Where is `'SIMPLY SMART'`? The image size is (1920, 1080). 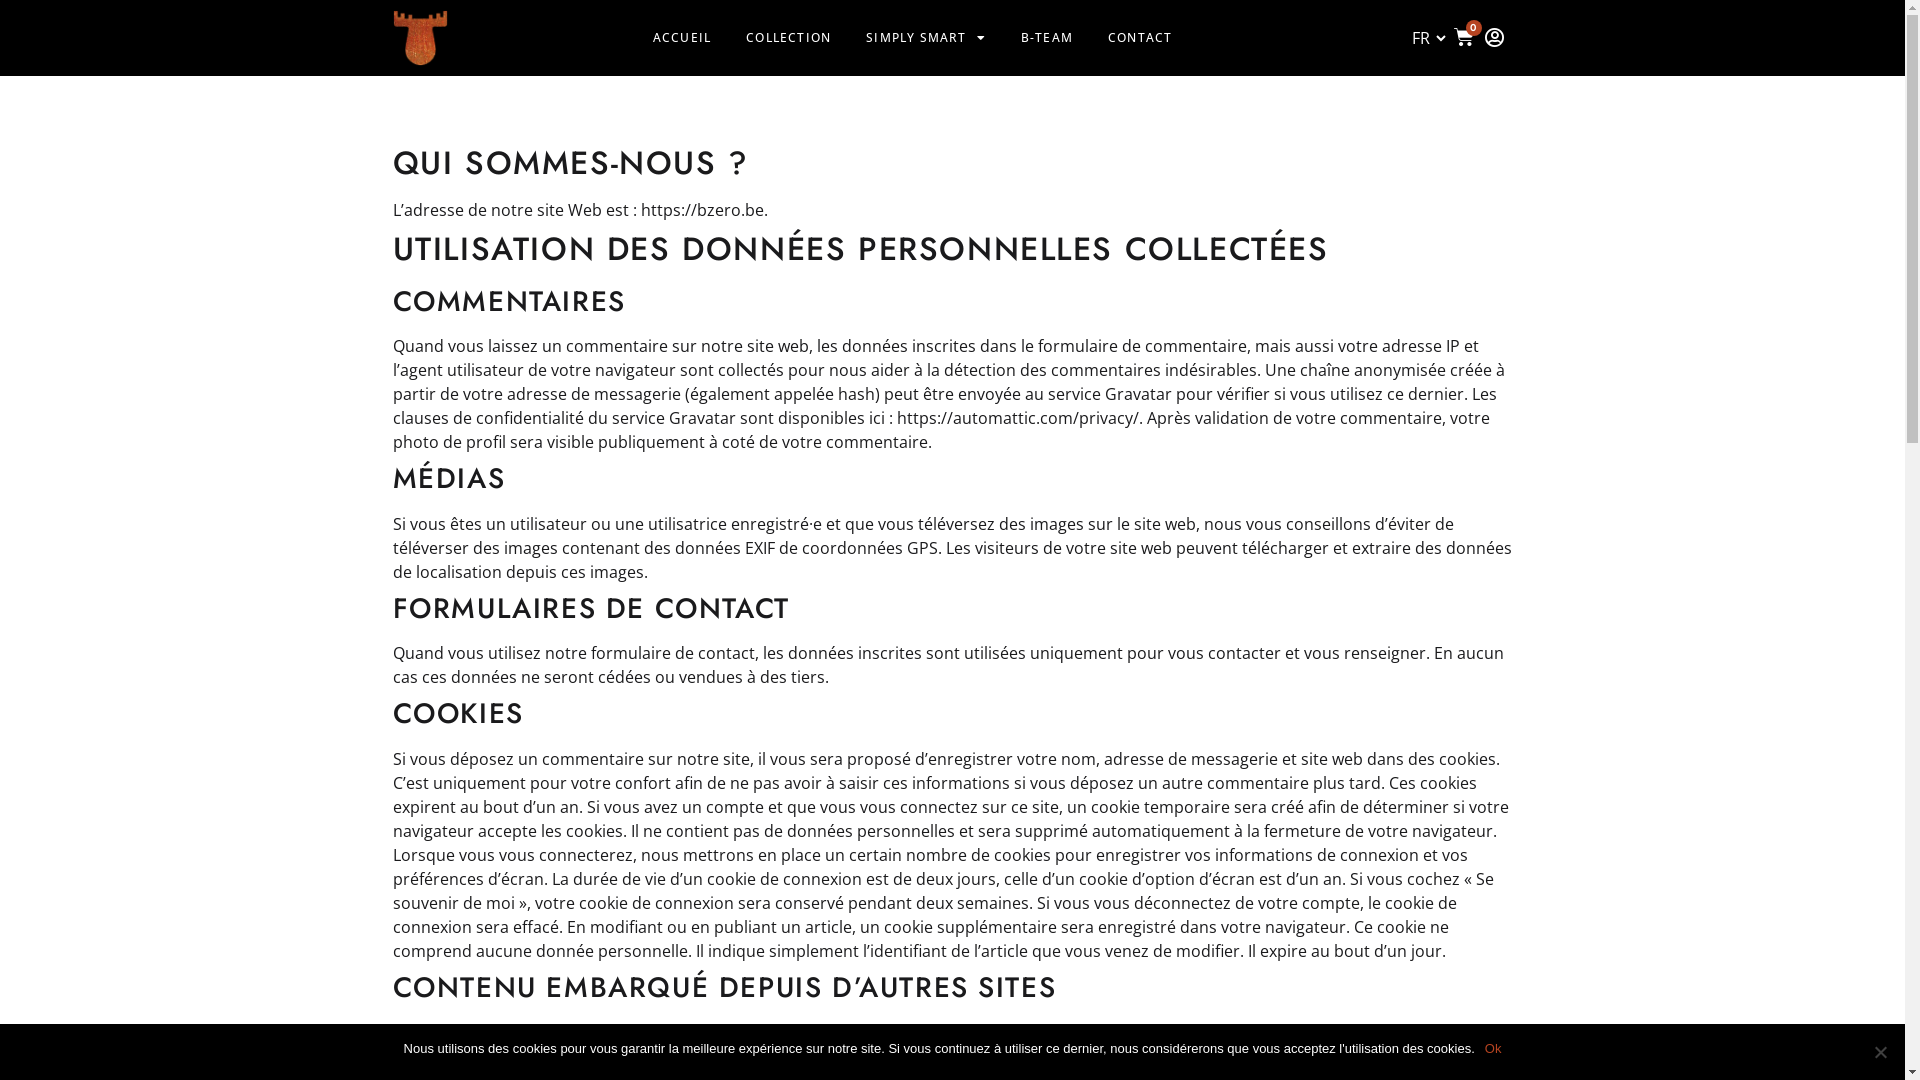 'SIMPLY SMART' is located at coordinates (925, 38).